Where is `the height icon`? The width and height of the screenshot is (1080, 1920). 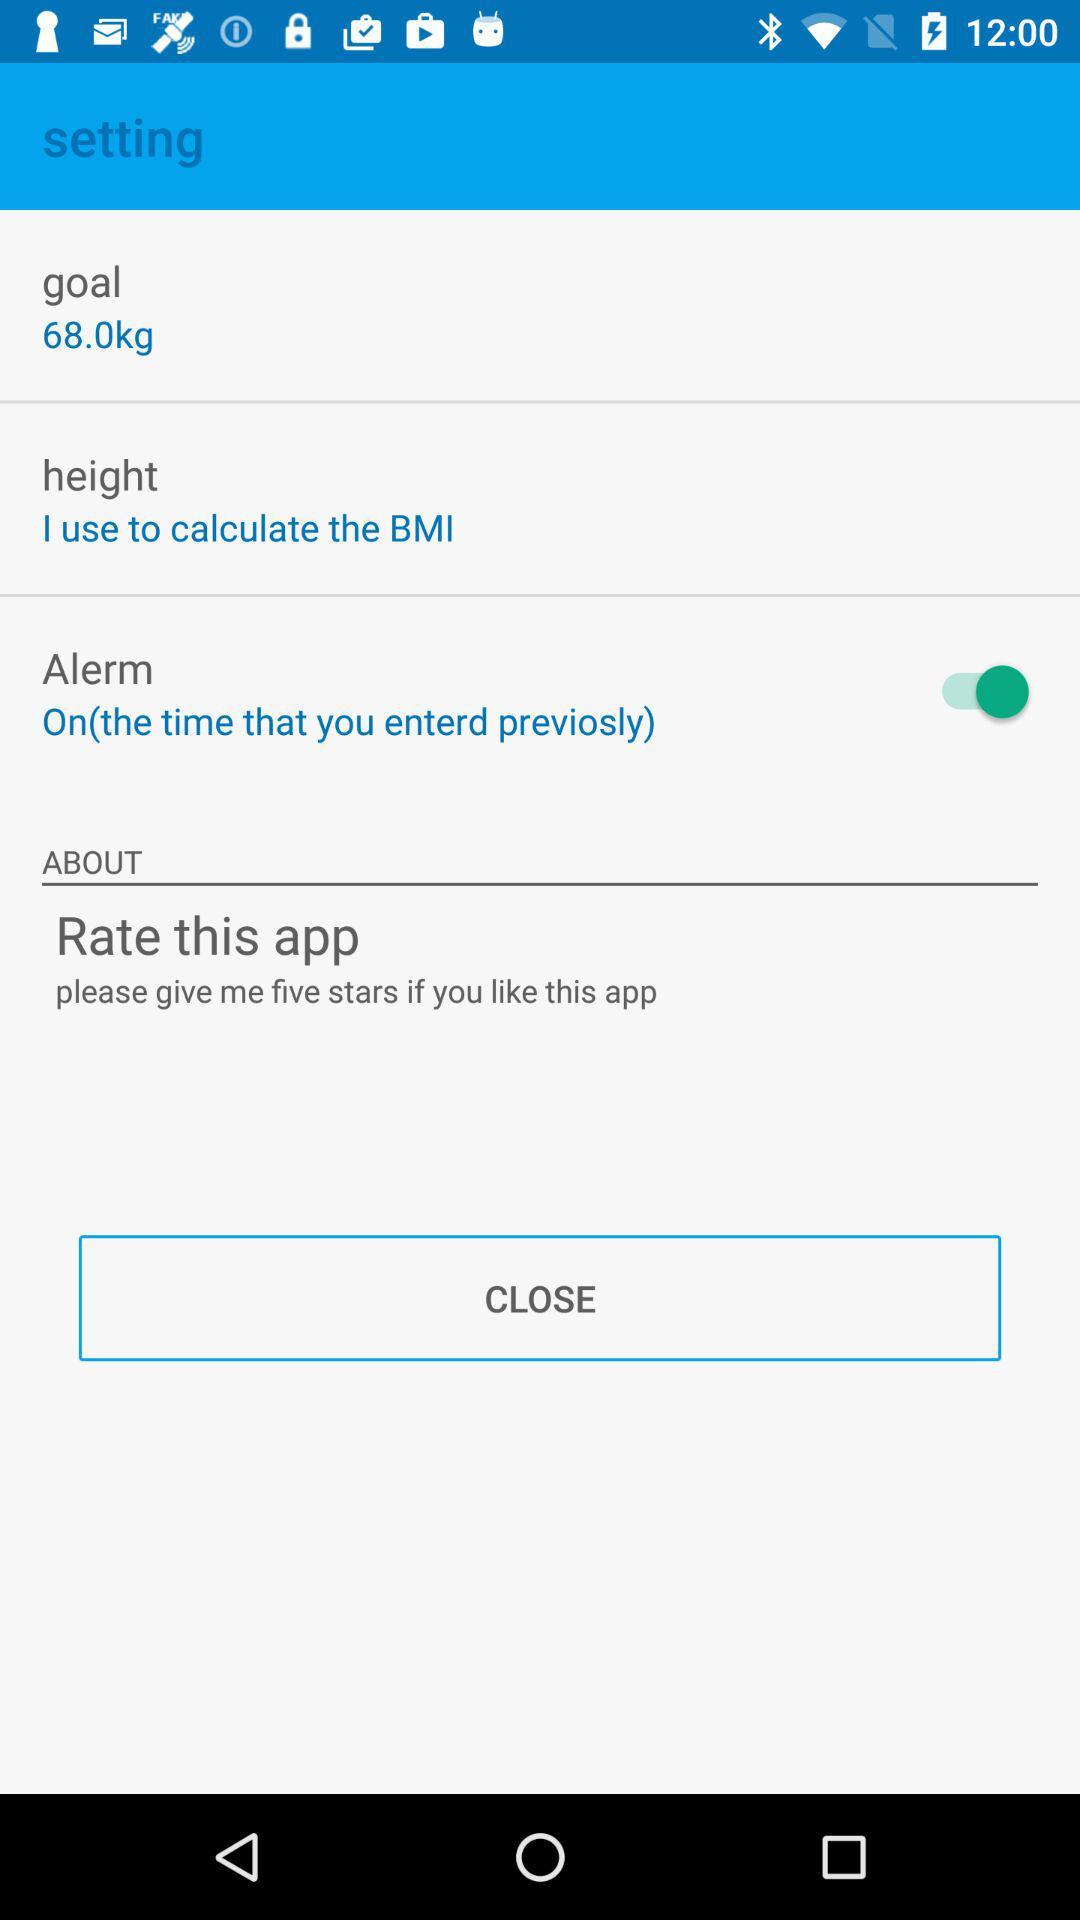
the height icon is located at coordinates (100, 473).